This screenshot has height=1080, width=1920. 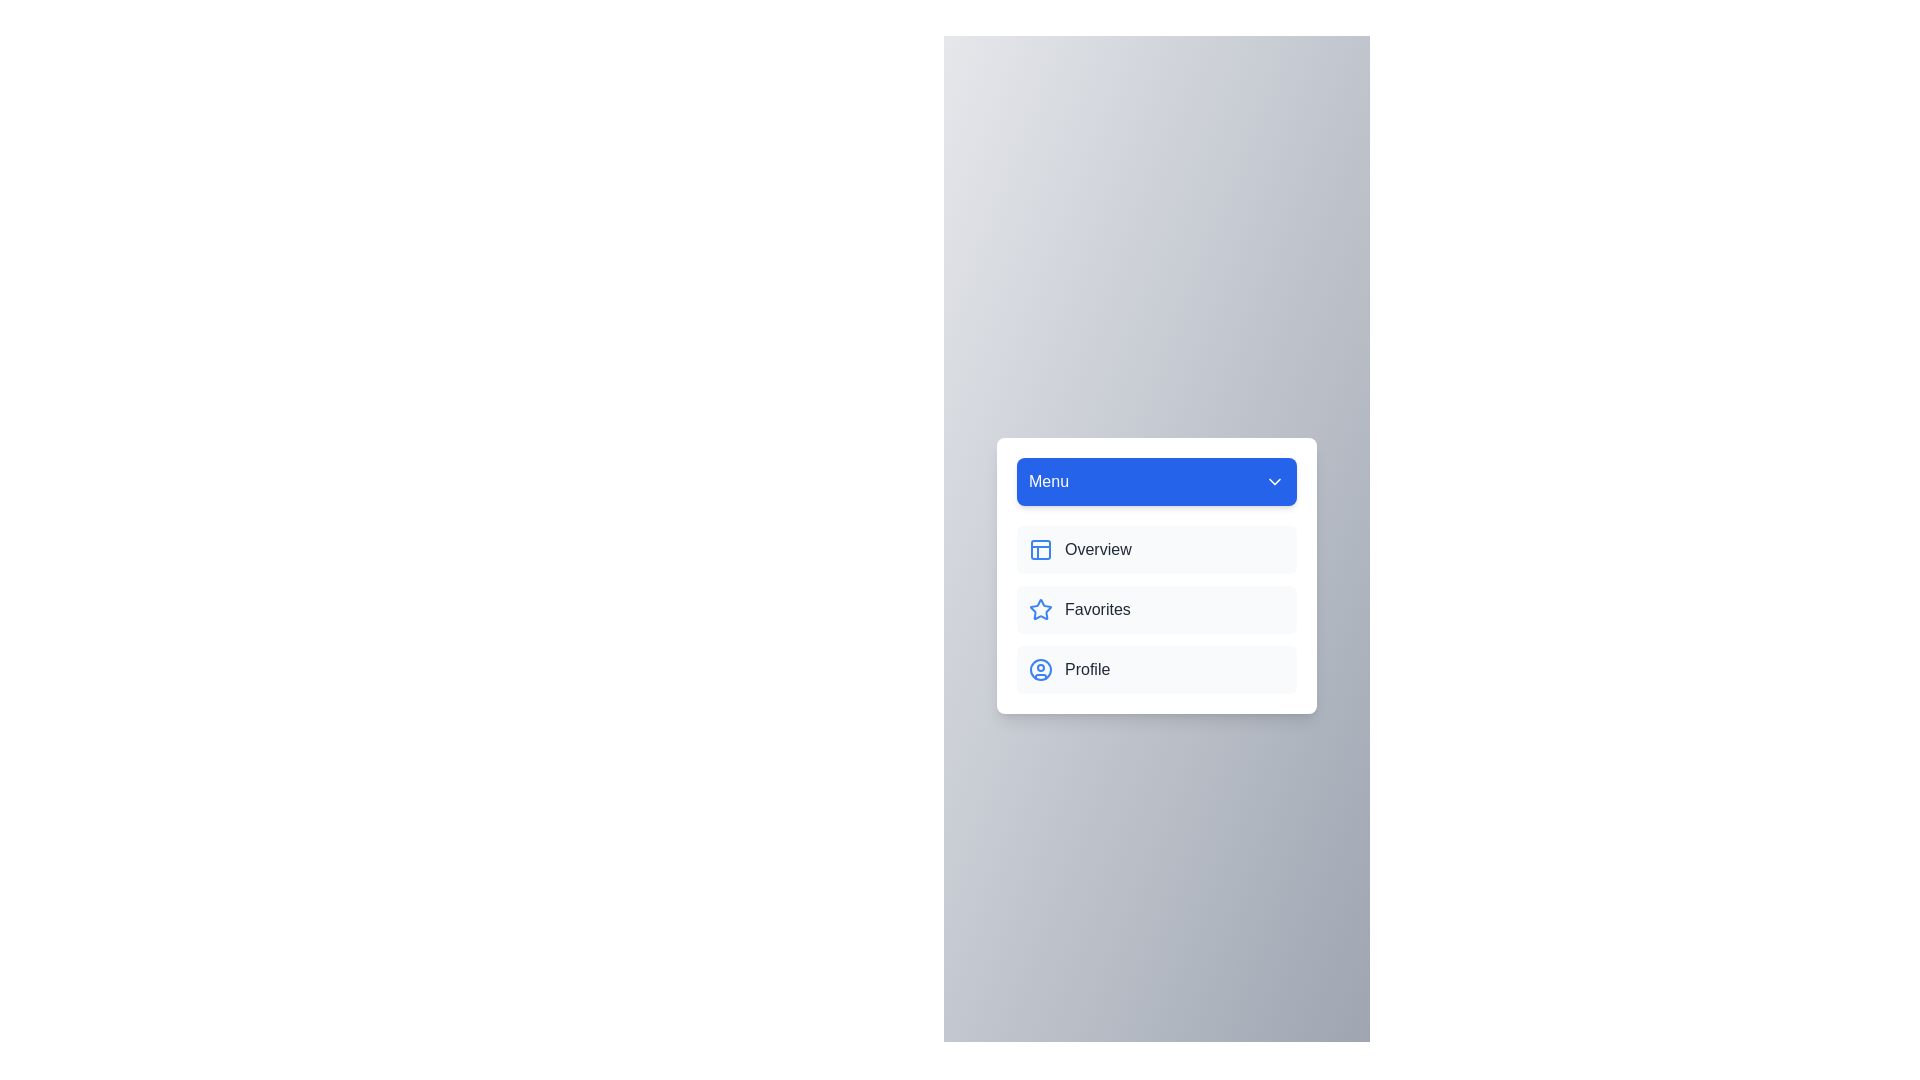 What do you see at coordinates (1040, 670) in the screenshot?
I see `the icon of the Profile option in the menu` at bounding box center [1040, 670].